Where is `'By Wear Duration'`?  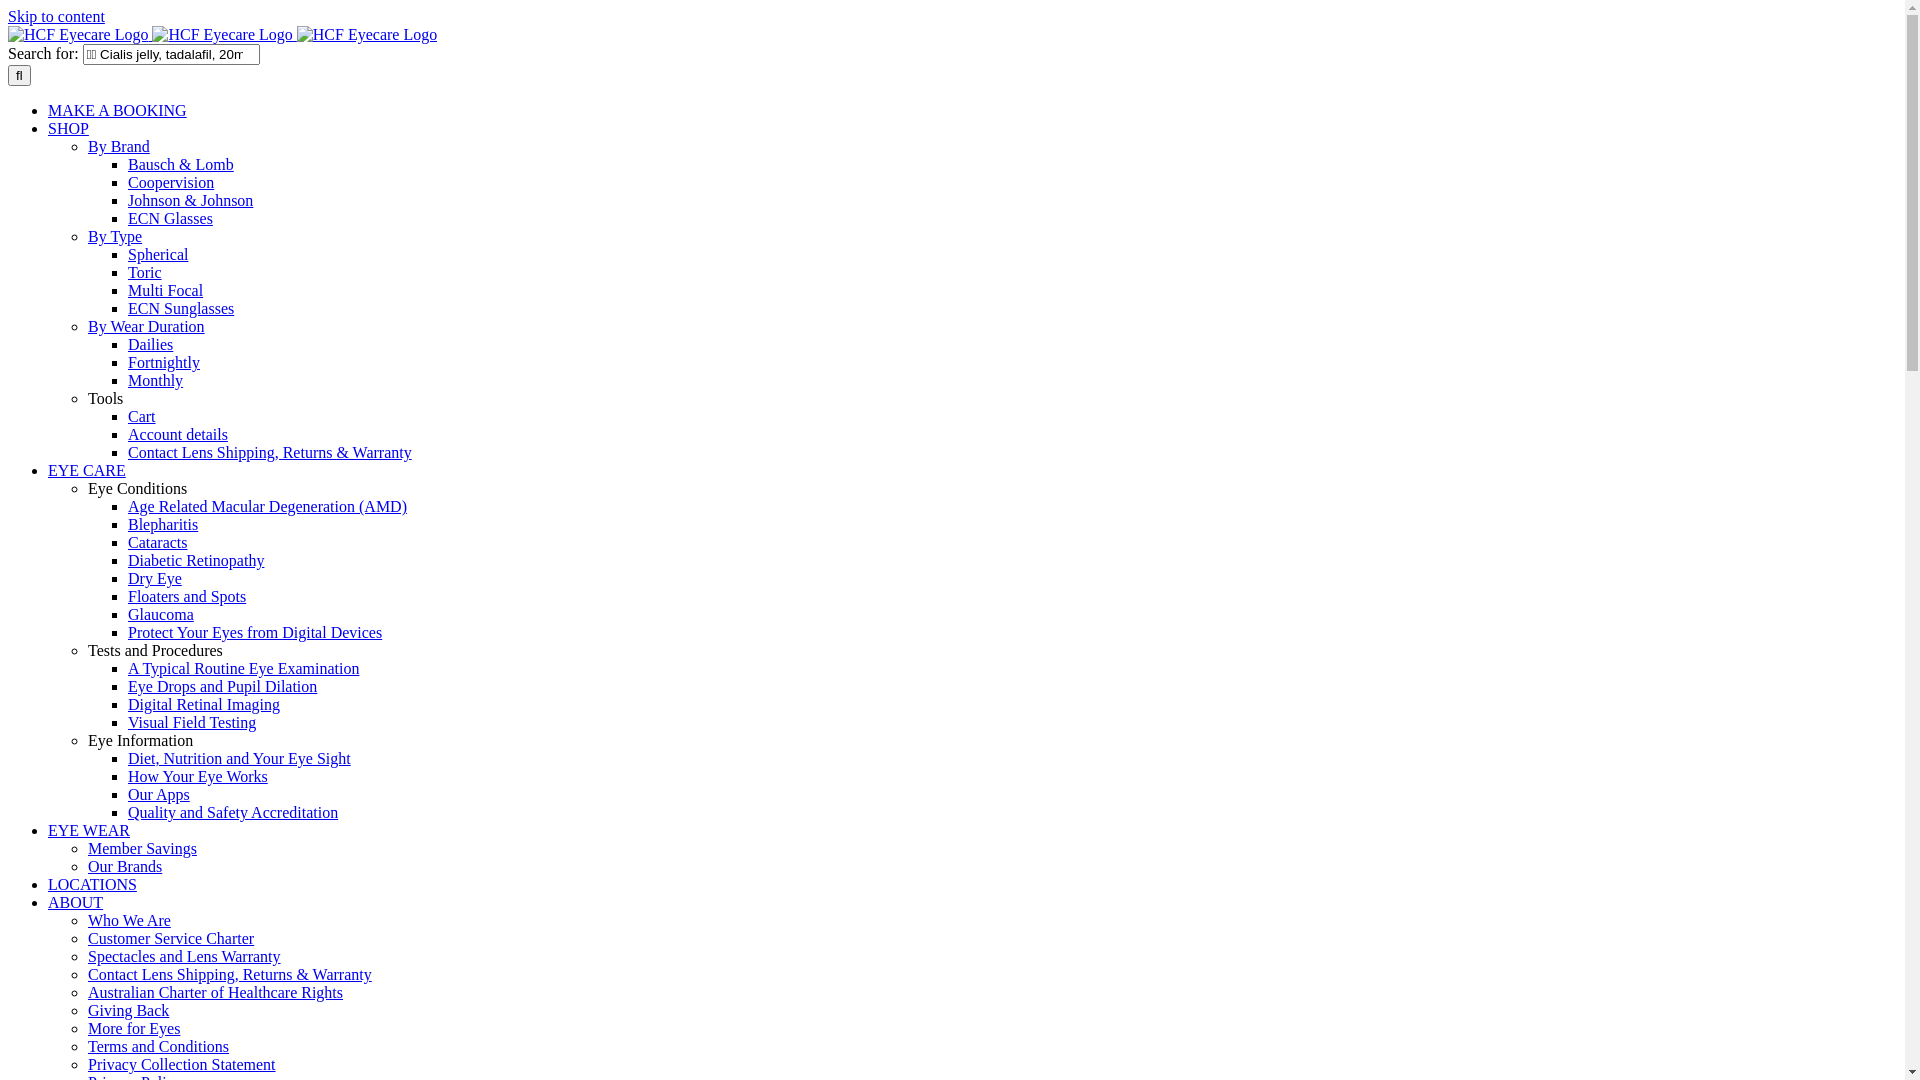 'By Wear Duration' is located at coordinates (145, 325).